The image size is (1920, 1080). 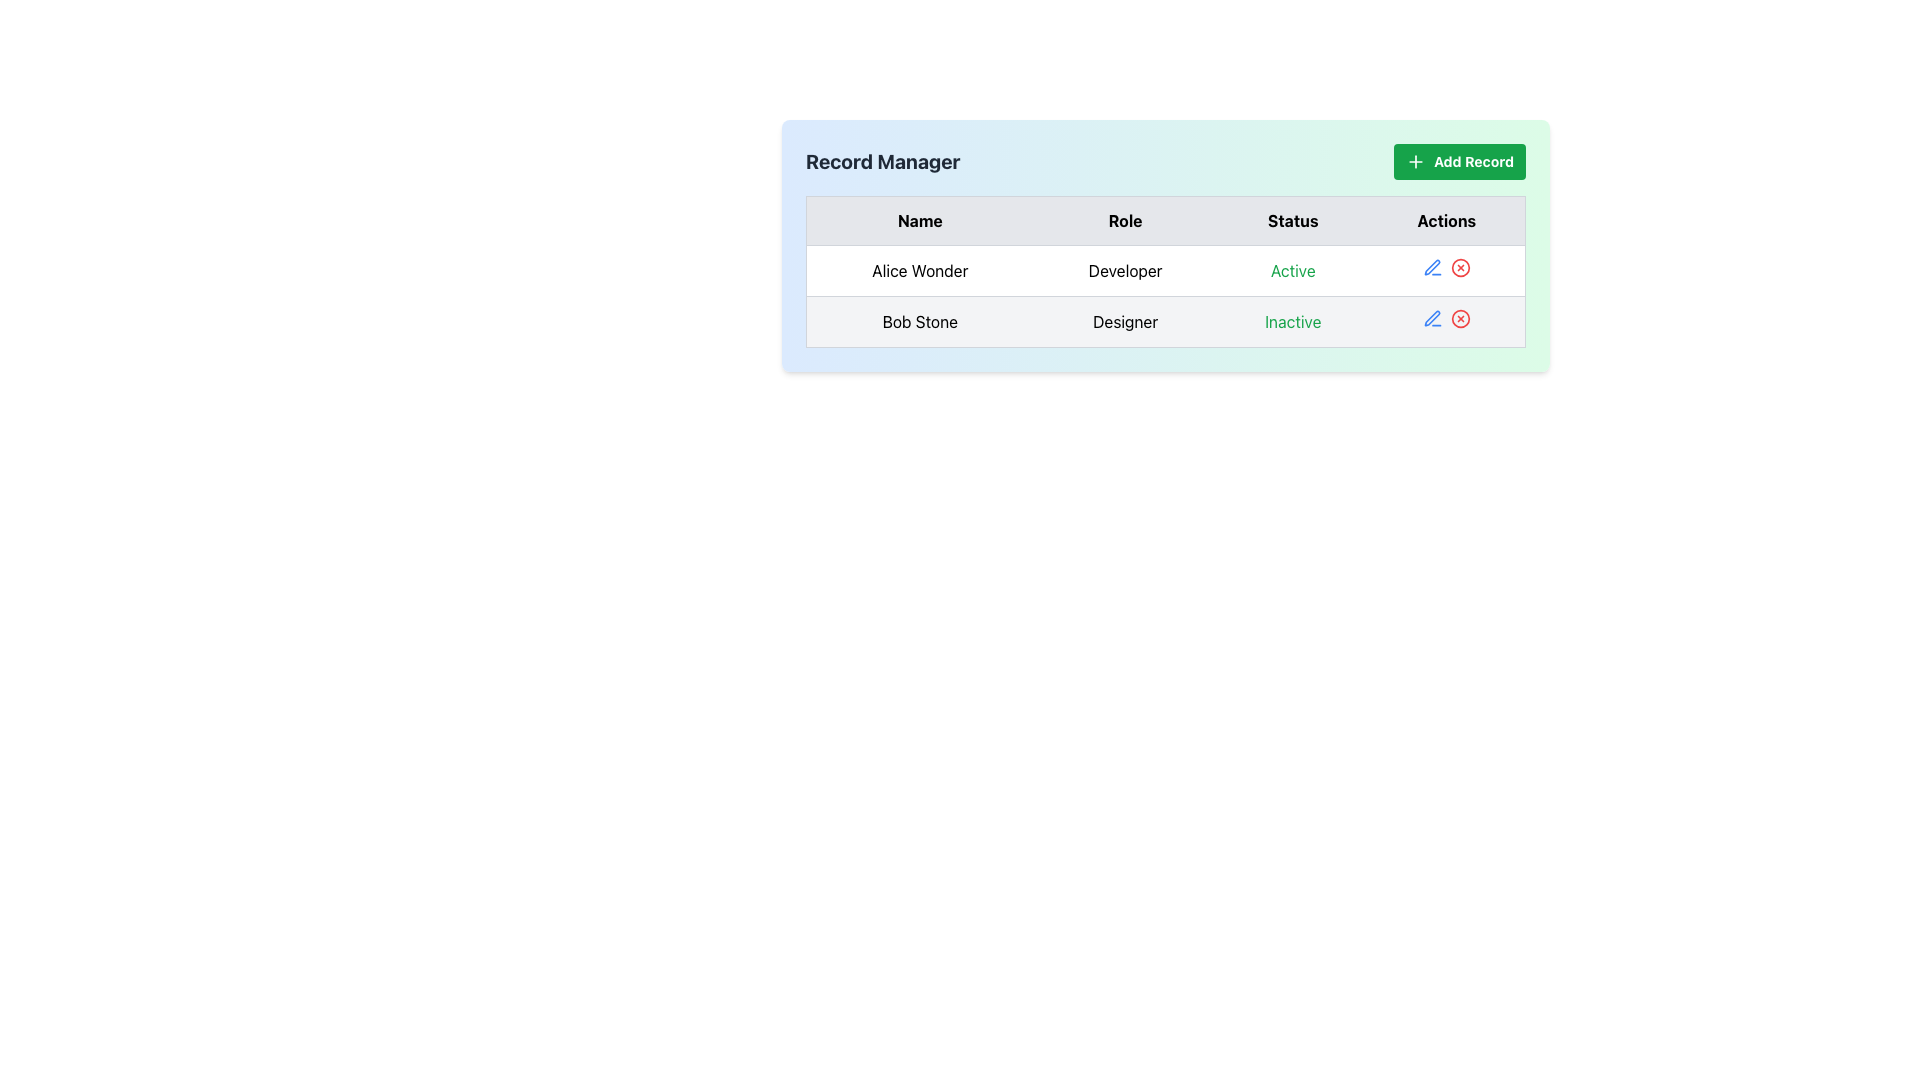 What do you see at coordinates (1125, 220) in the screenshot?
I see `the 'Role' text label, which is a rectangular box with a gray background and bold black text, located in the second column of a table under 'Record Manager'` at bounding box center [1125, 220].